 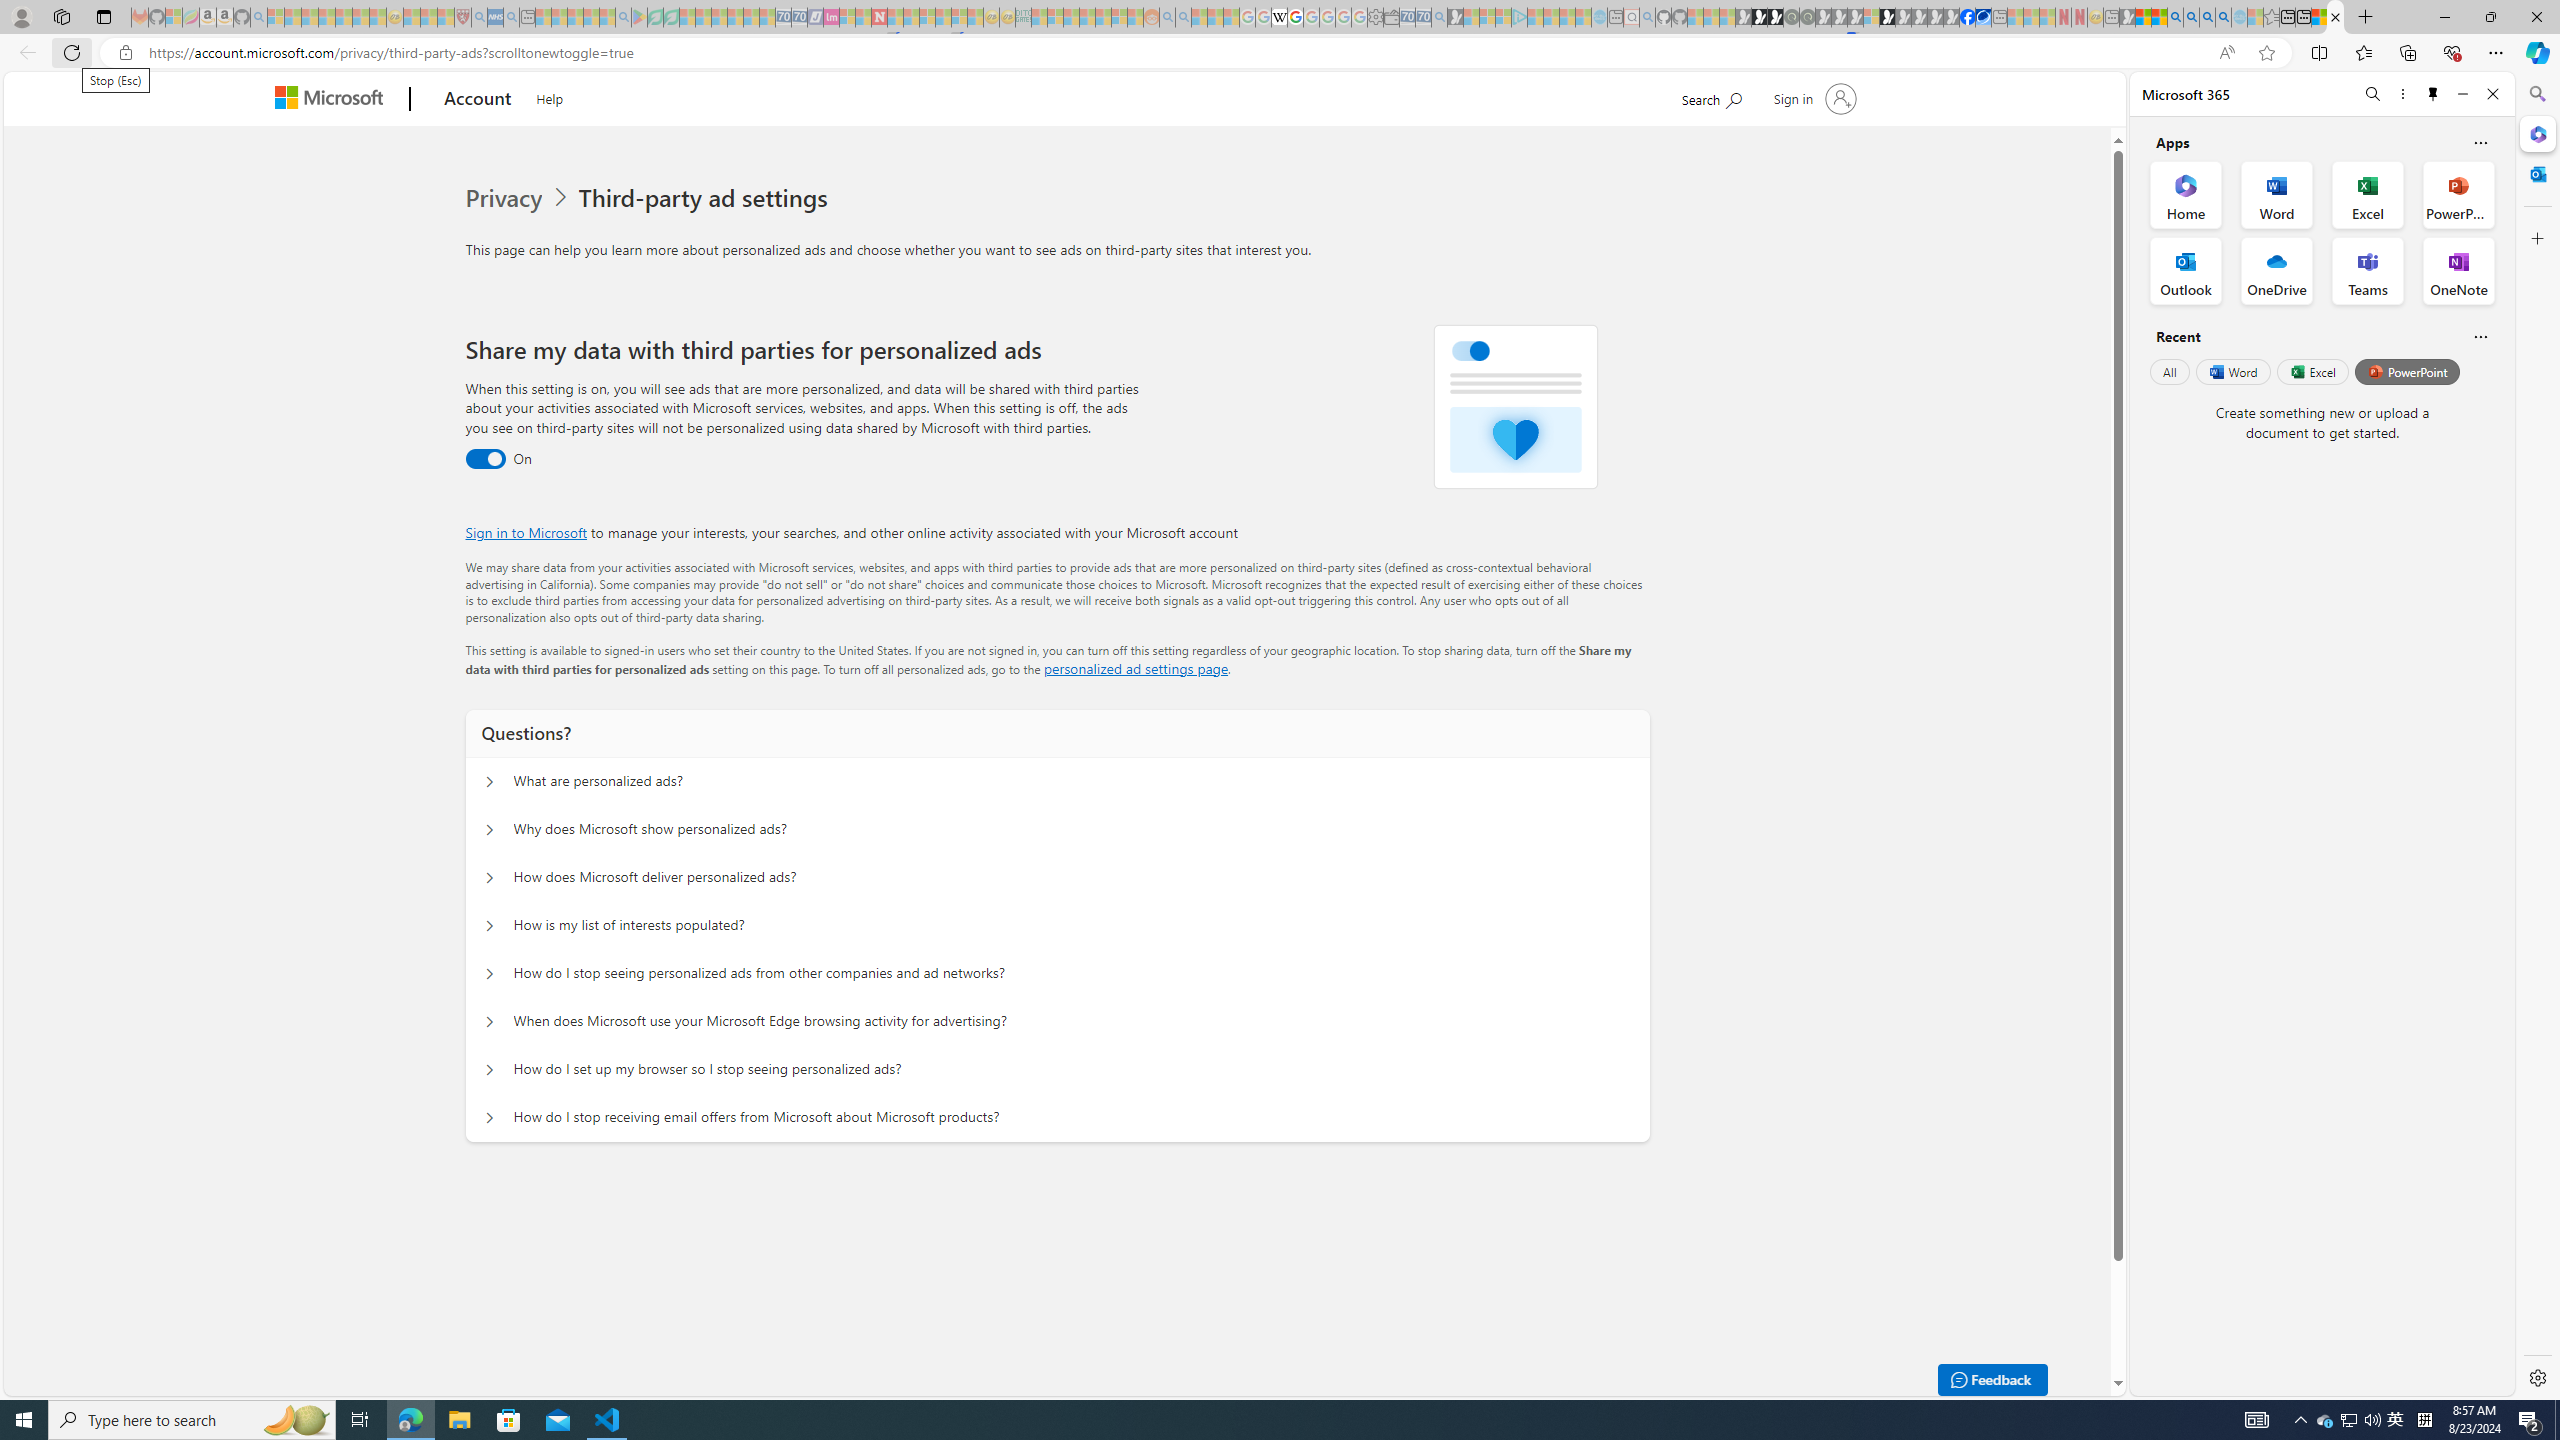 What do you see at coordinates (1806, 16) in the screenshot?
I see `'Future Focus Report 2024 - Sleeping'` at bounding box center [1806, 16].